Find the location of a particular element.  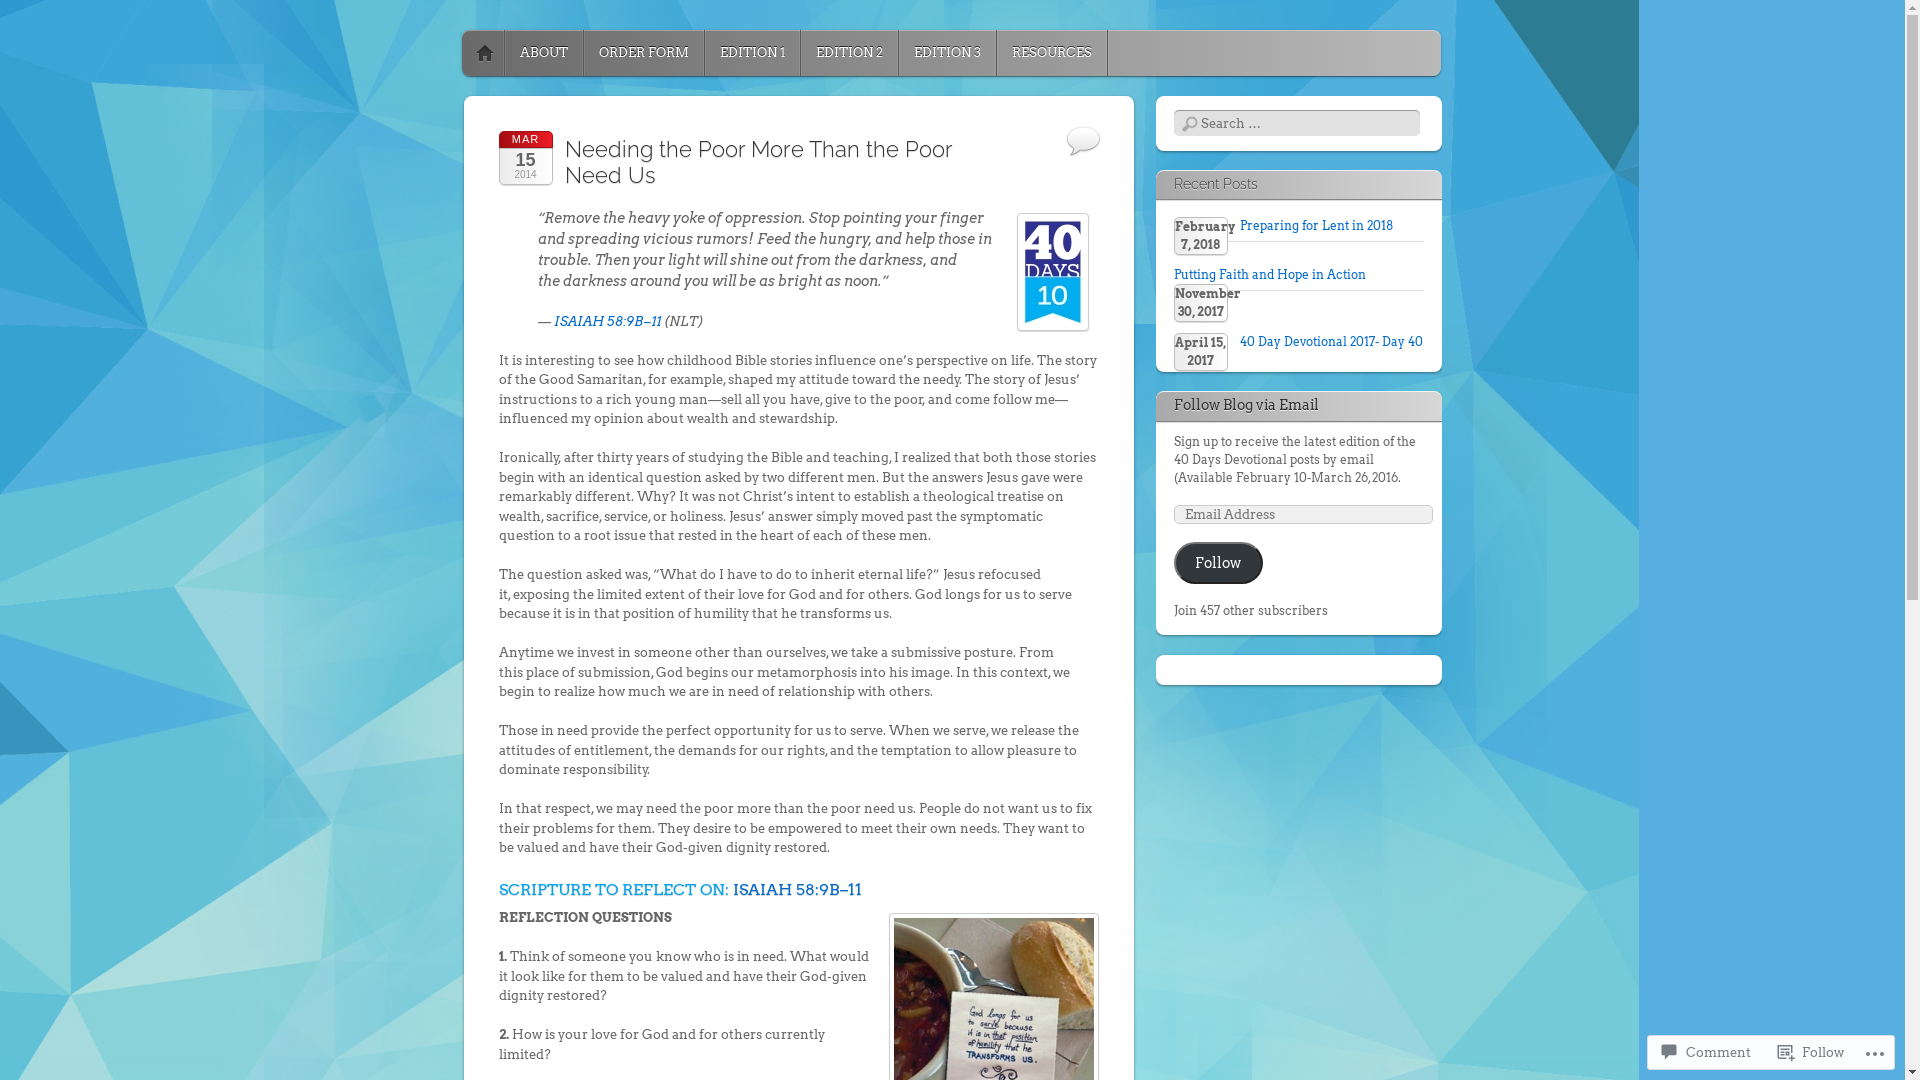

'Comment' is located at coordinates (1705, 1051).